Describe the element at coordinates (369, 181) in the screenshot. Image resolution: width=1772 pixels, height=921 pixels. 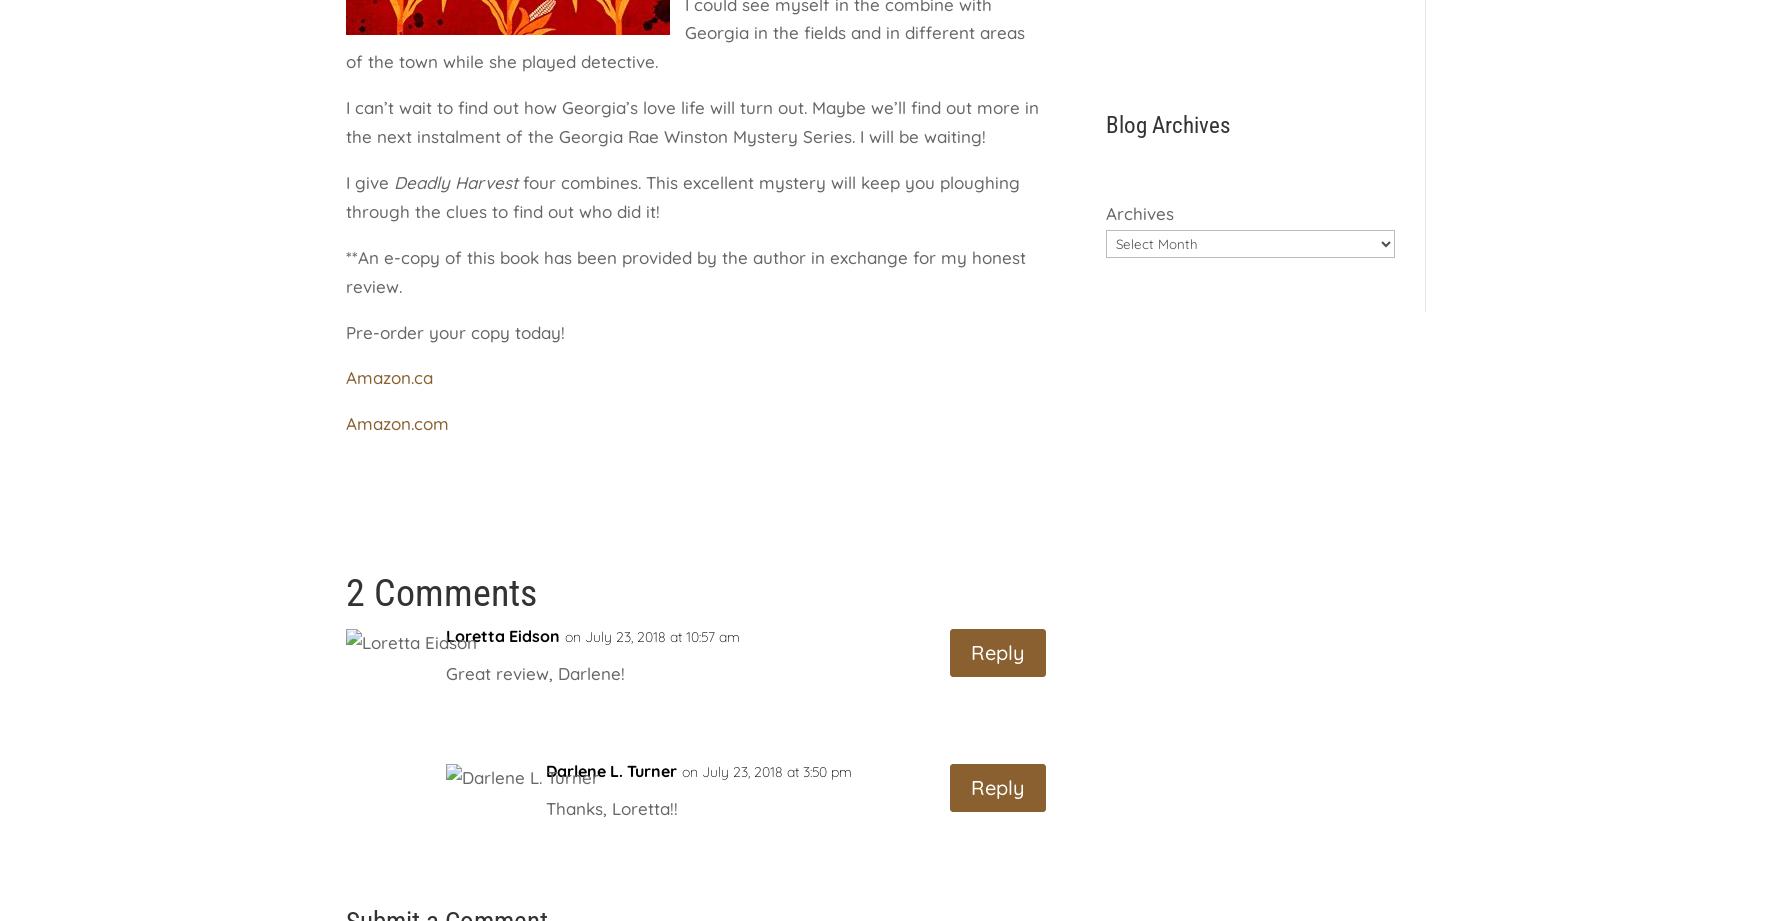
I see `'I give'` at that location.